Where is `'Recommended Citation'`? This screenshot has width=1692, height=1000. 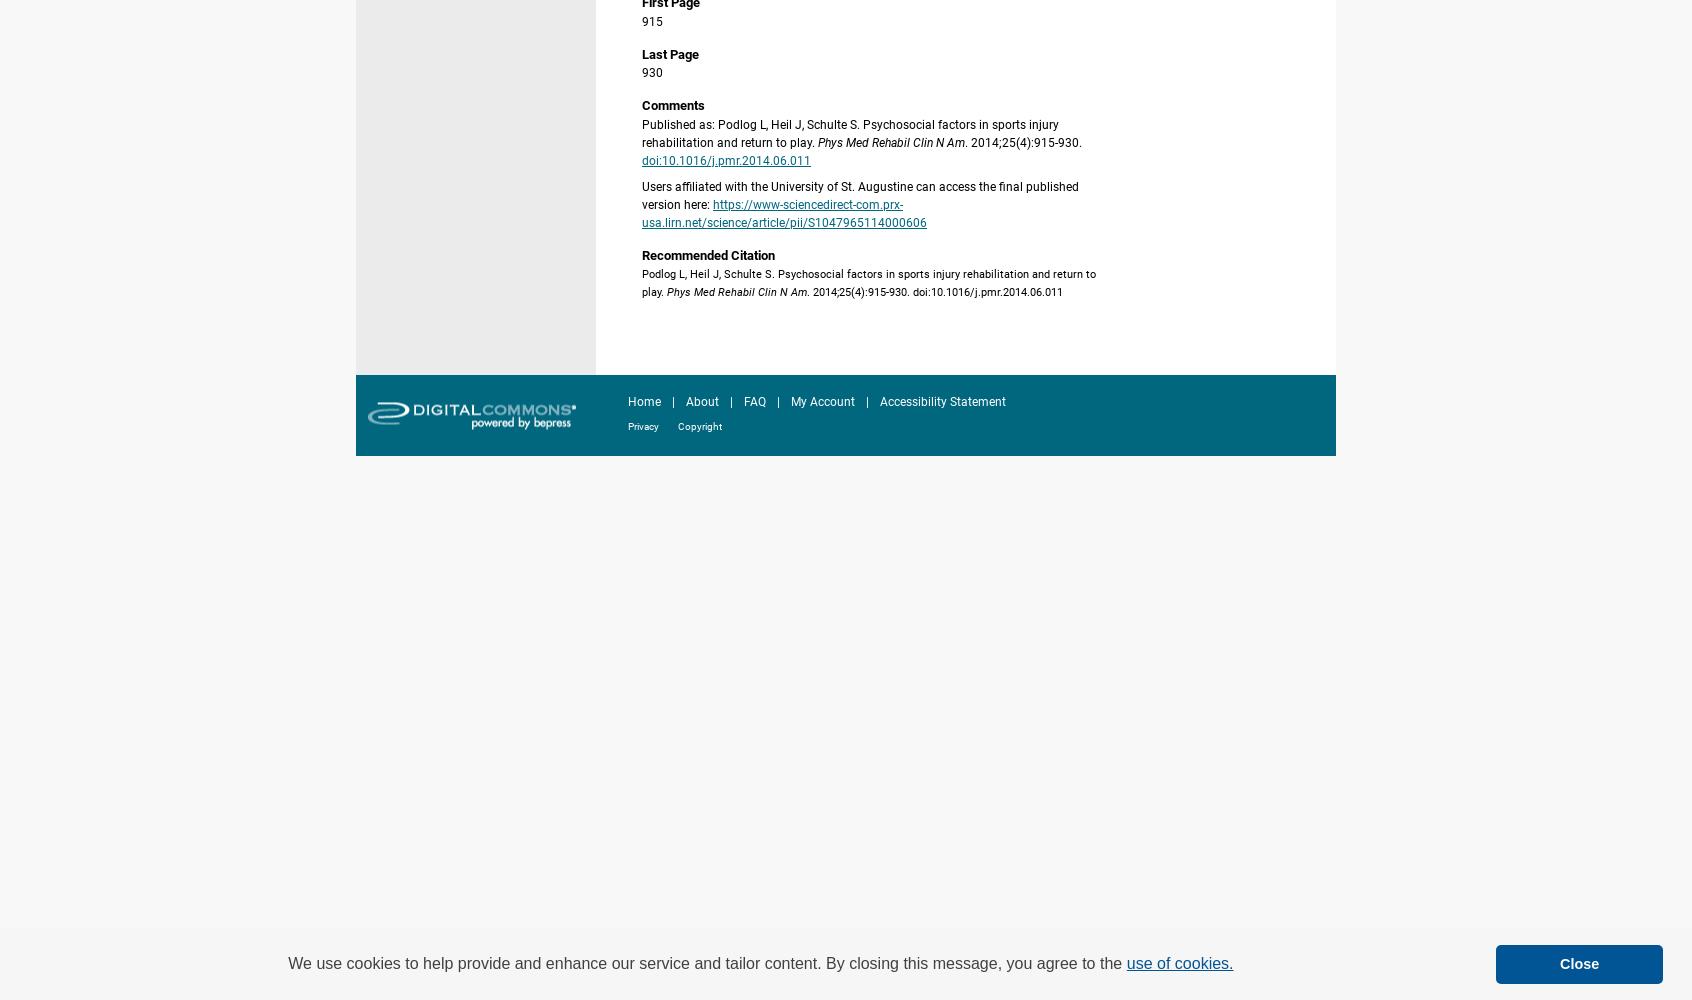 'Recommended Citation' is located at coordinates (707, 254).